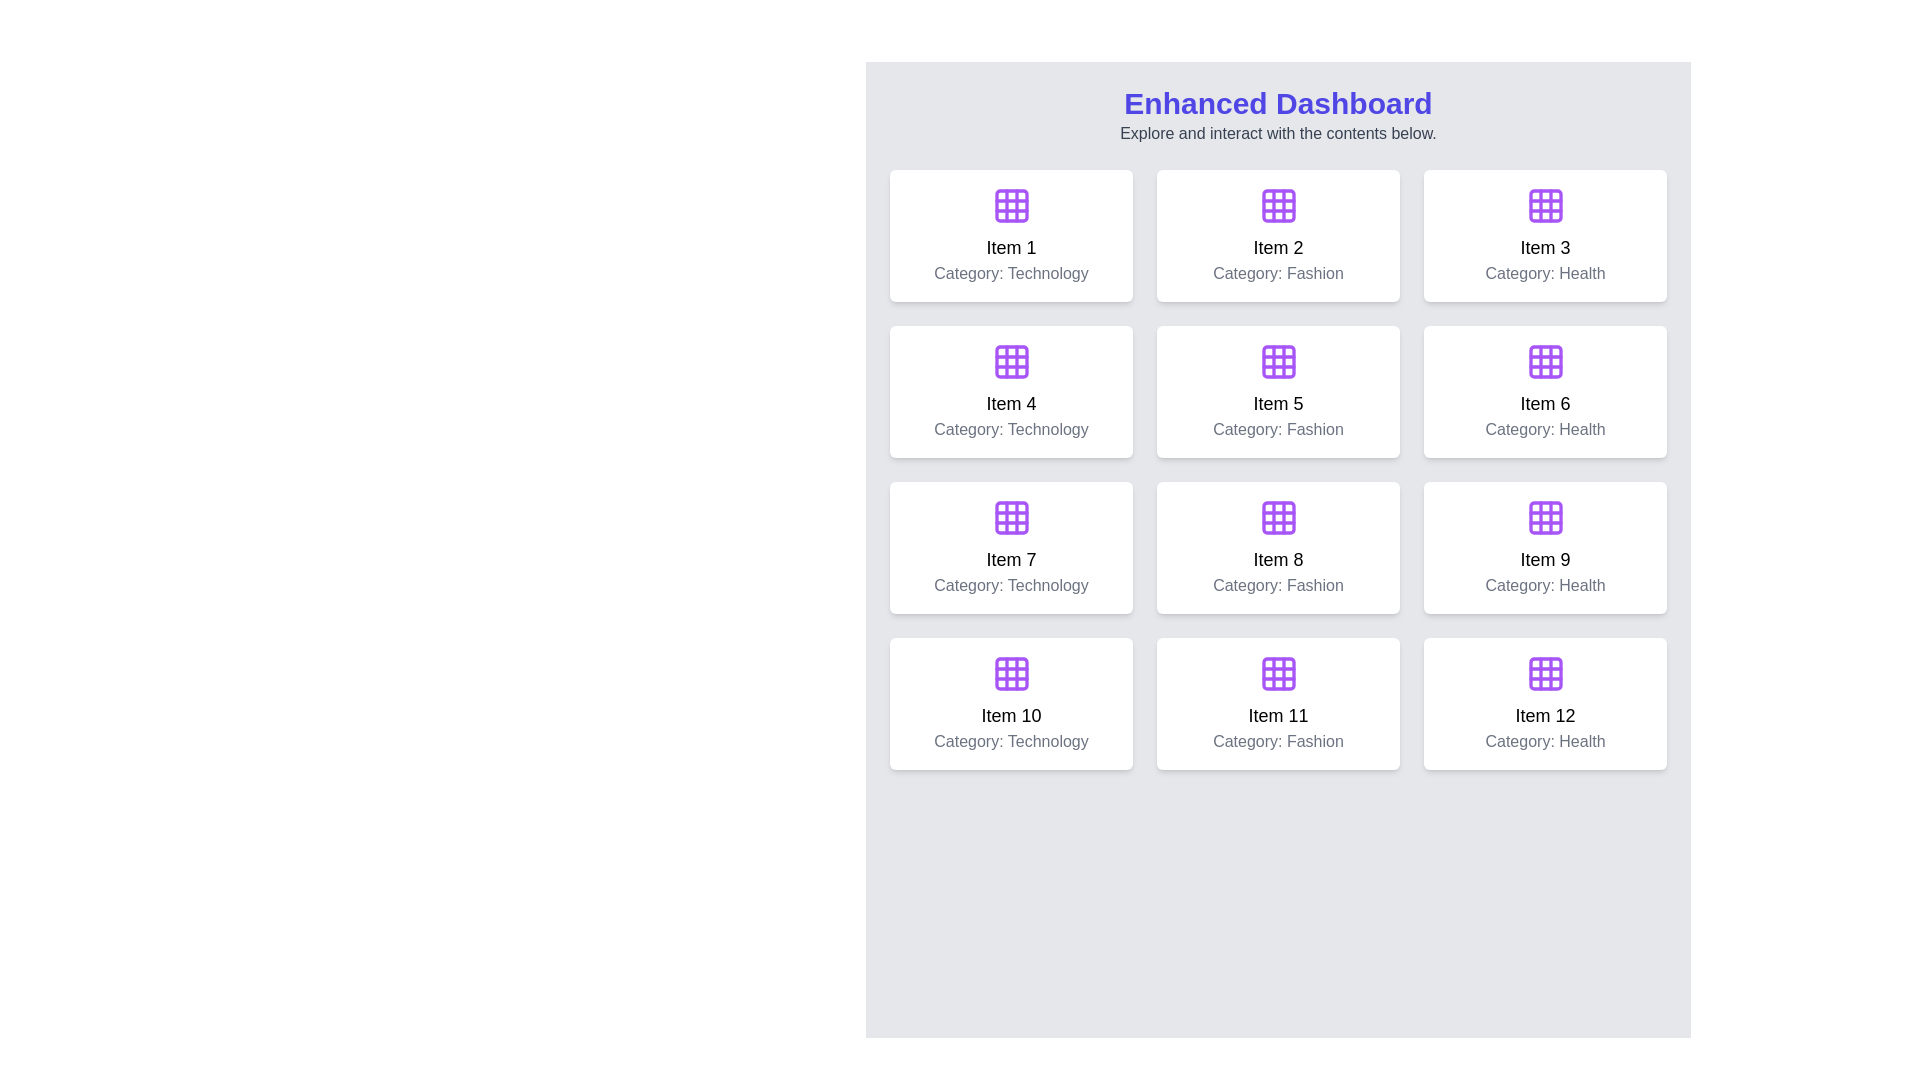  Describe the element at coordinates (1277, 715) in the screenshot. I see `the text element labeled 'Item 11', which is positioned within a card in the lower row of the grid, situated between 'Item 10' and 'Item 12'` at that location.